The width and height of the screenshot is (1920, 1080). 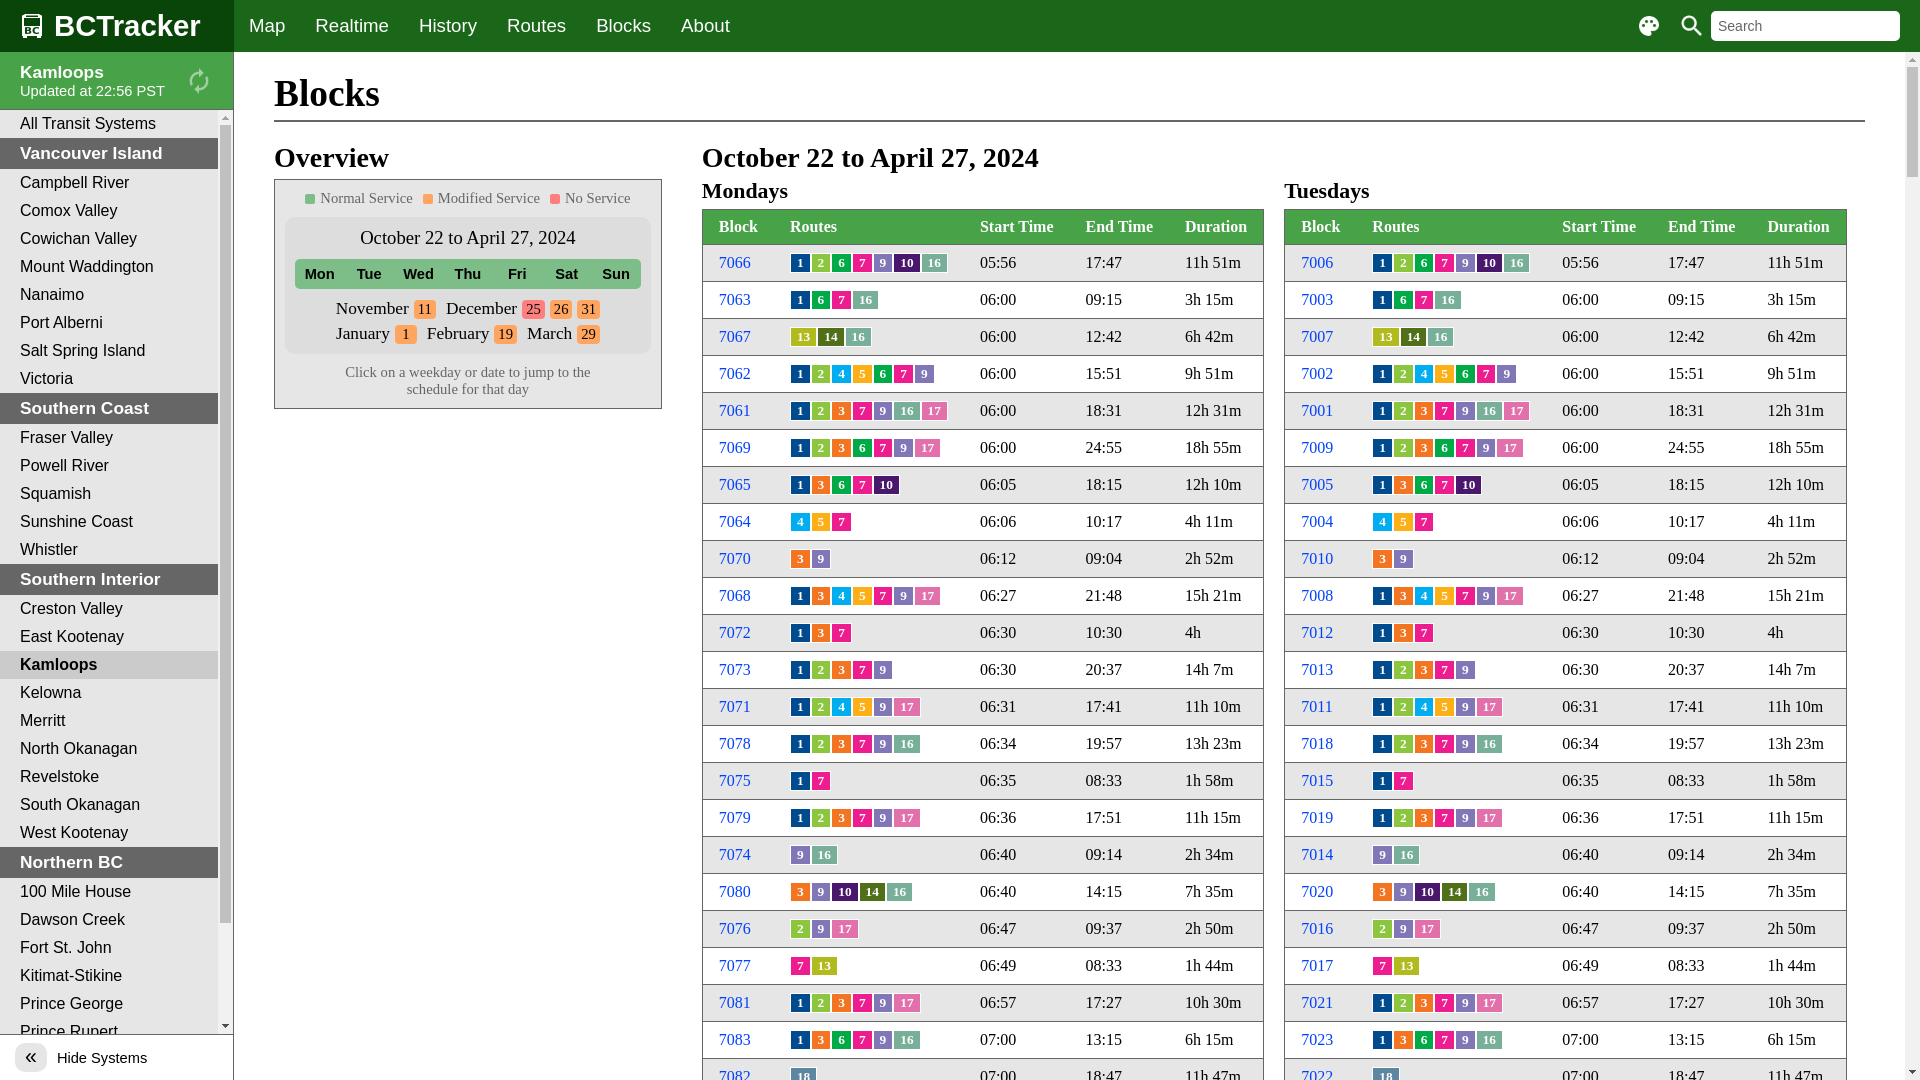 What do you see at coordinates (800, 855) in the screenshot?
I see `'9'` at bounding box center [800, 855].